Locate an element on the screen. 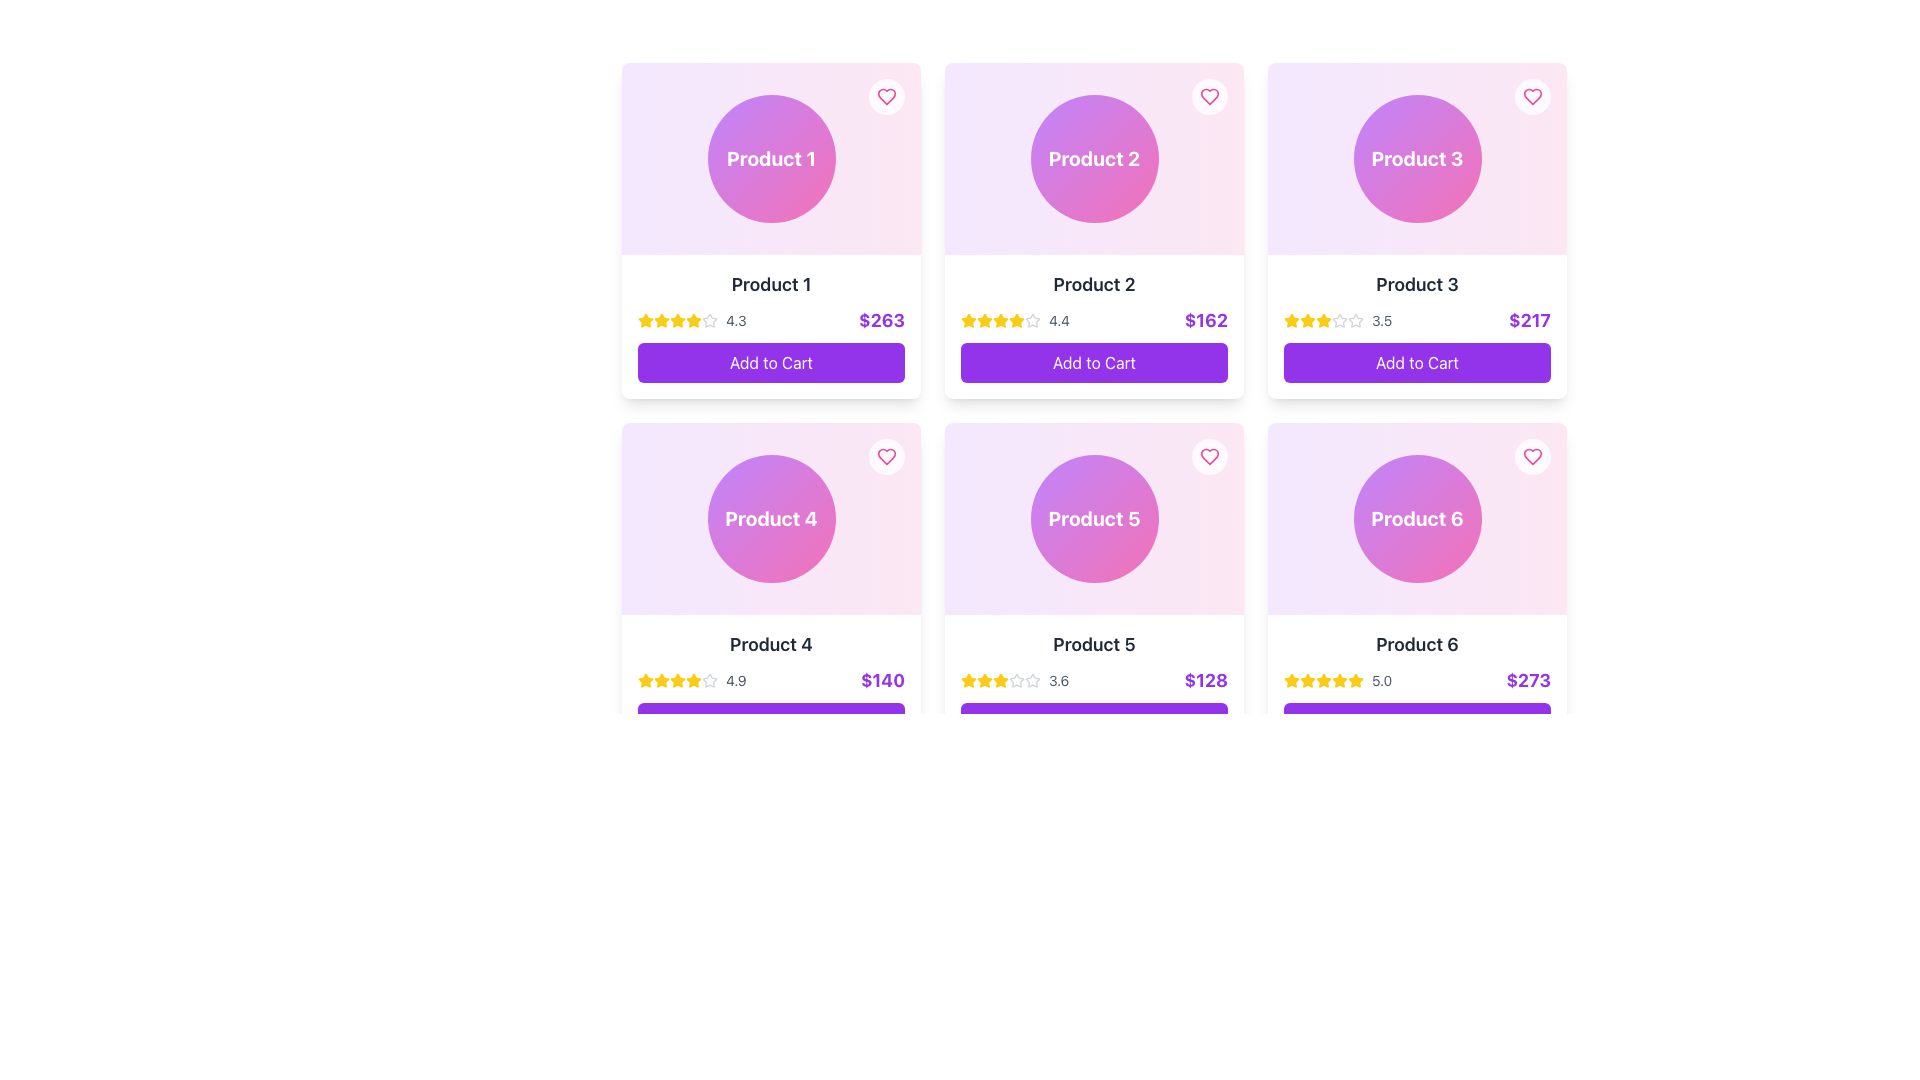  the circular gradient-filled icon with white text reading 'Product 6' located in the bottom-right corner of the product card layout is located at coordinates (1416, 518).